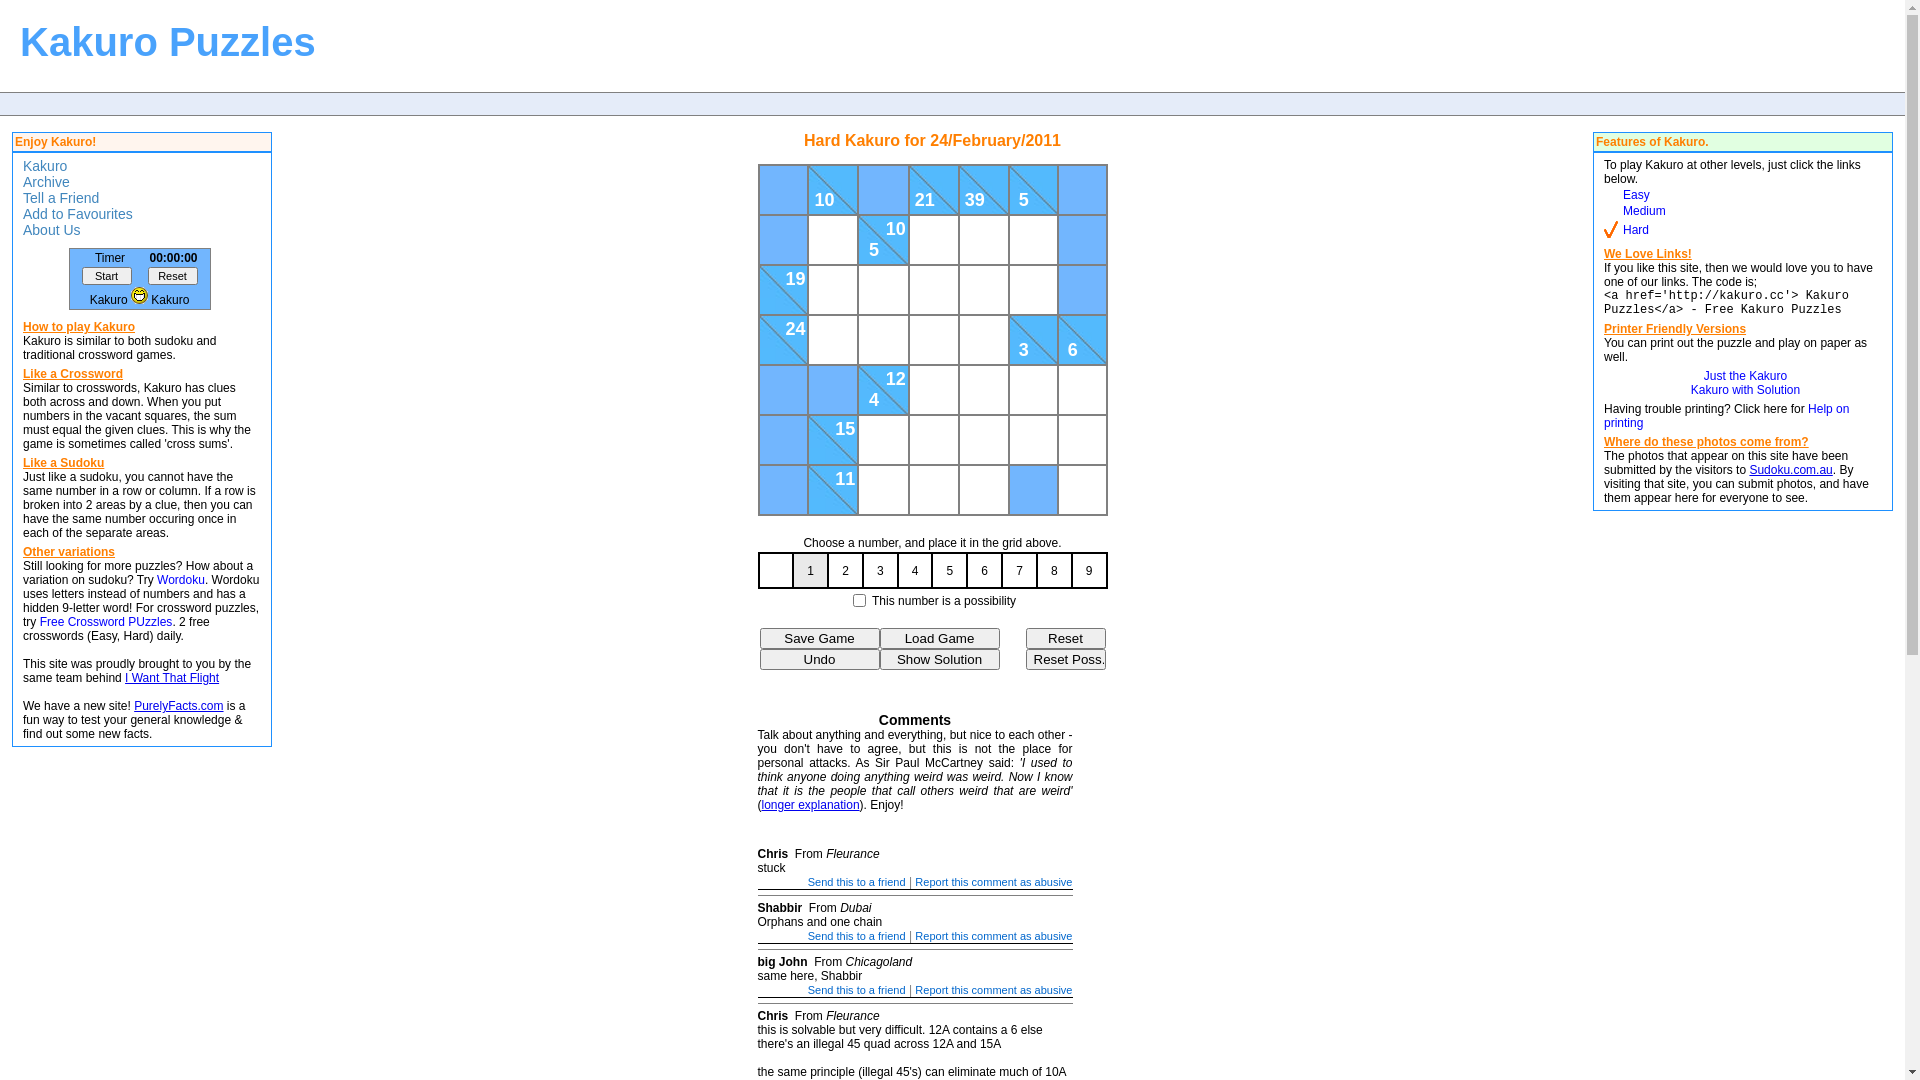 The image size is (1920, 1080). What do you see at coordinates (857, 990) in the screenshot?
I see `'Send this to a friend'` at bounding box center [857, 990].